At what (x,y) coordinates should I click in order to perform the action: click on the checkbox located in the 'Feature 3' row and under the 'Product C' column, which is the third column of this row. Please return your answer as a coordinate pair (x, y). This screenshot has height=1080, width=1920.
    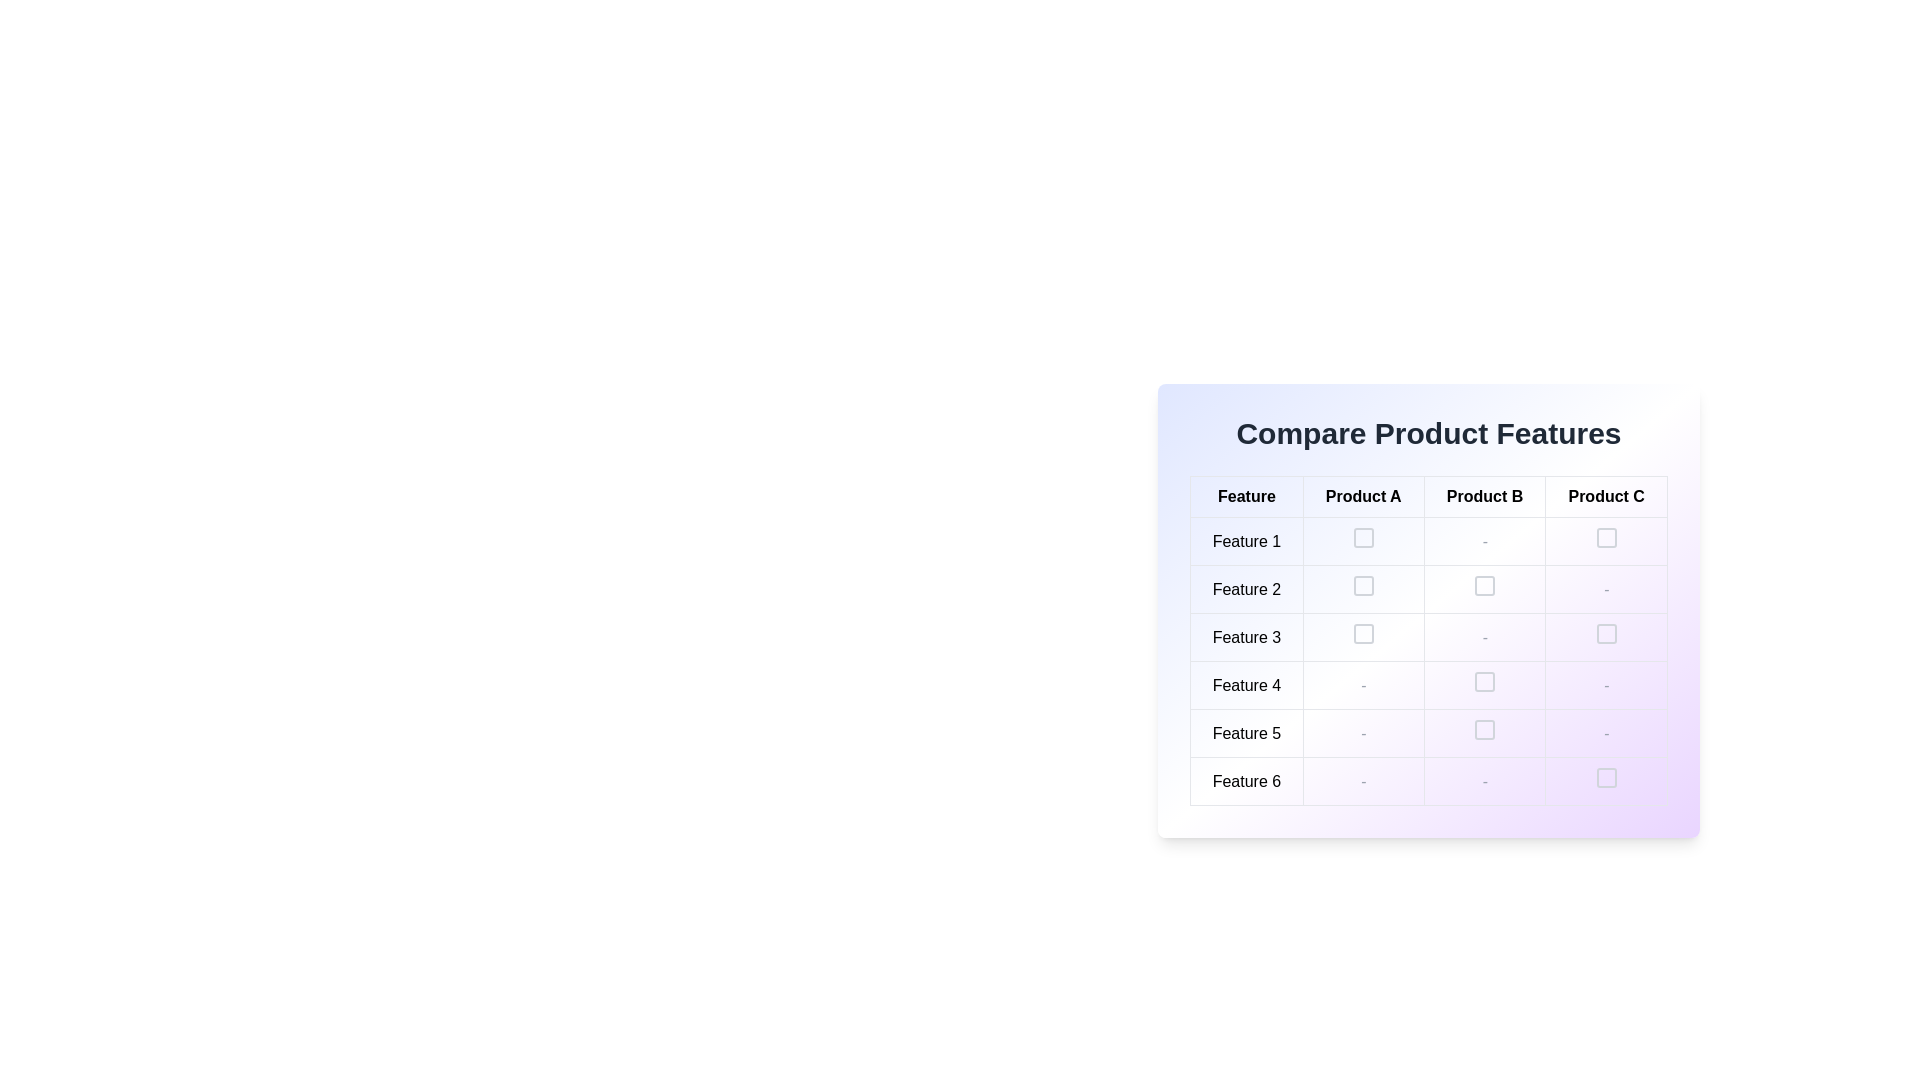
    Looking at the image, I should click on (1606, 637).